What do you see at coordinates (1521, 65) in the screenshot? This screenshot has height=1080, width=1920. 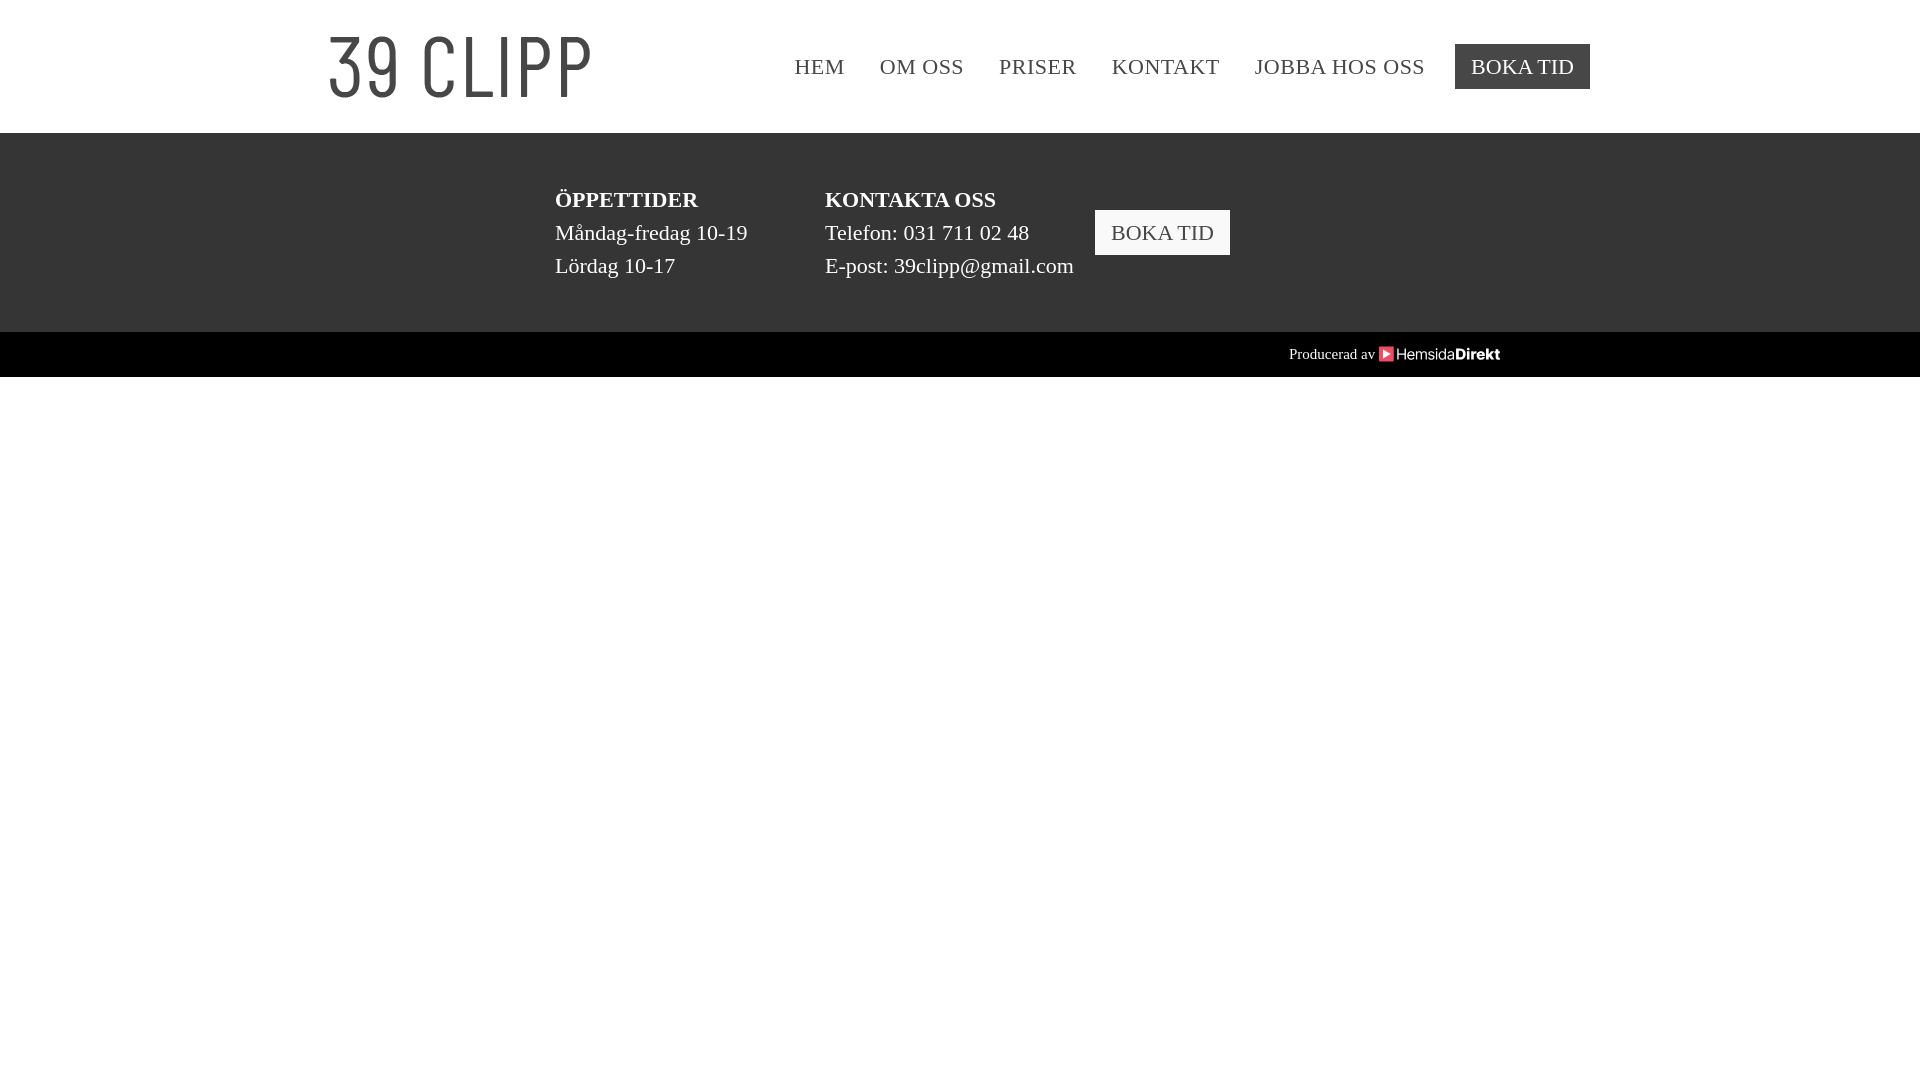 I see `'BOKA TID'` at bounding box center [1521, 65].